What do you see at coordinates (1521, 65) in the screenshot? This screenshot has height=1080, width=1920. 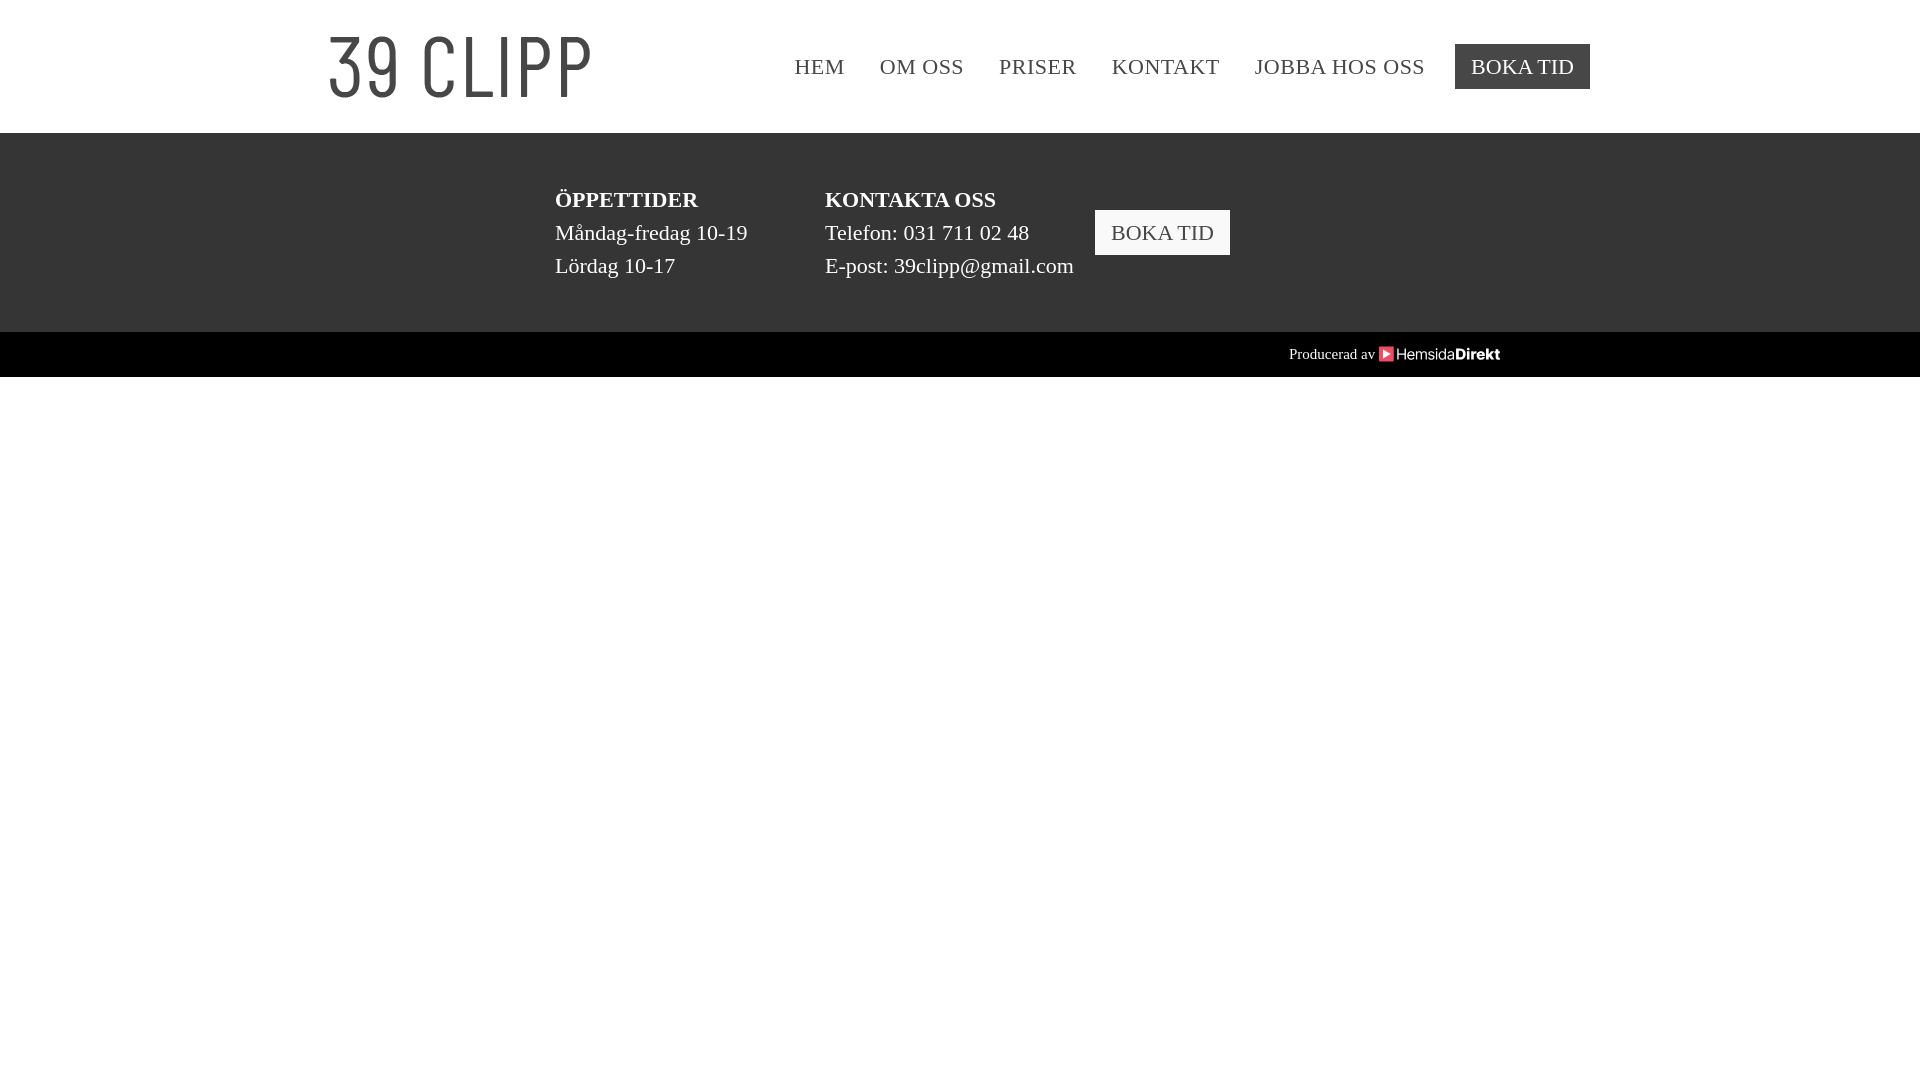 I see `'BOKA TID'` at bounding box center [1521, 65].